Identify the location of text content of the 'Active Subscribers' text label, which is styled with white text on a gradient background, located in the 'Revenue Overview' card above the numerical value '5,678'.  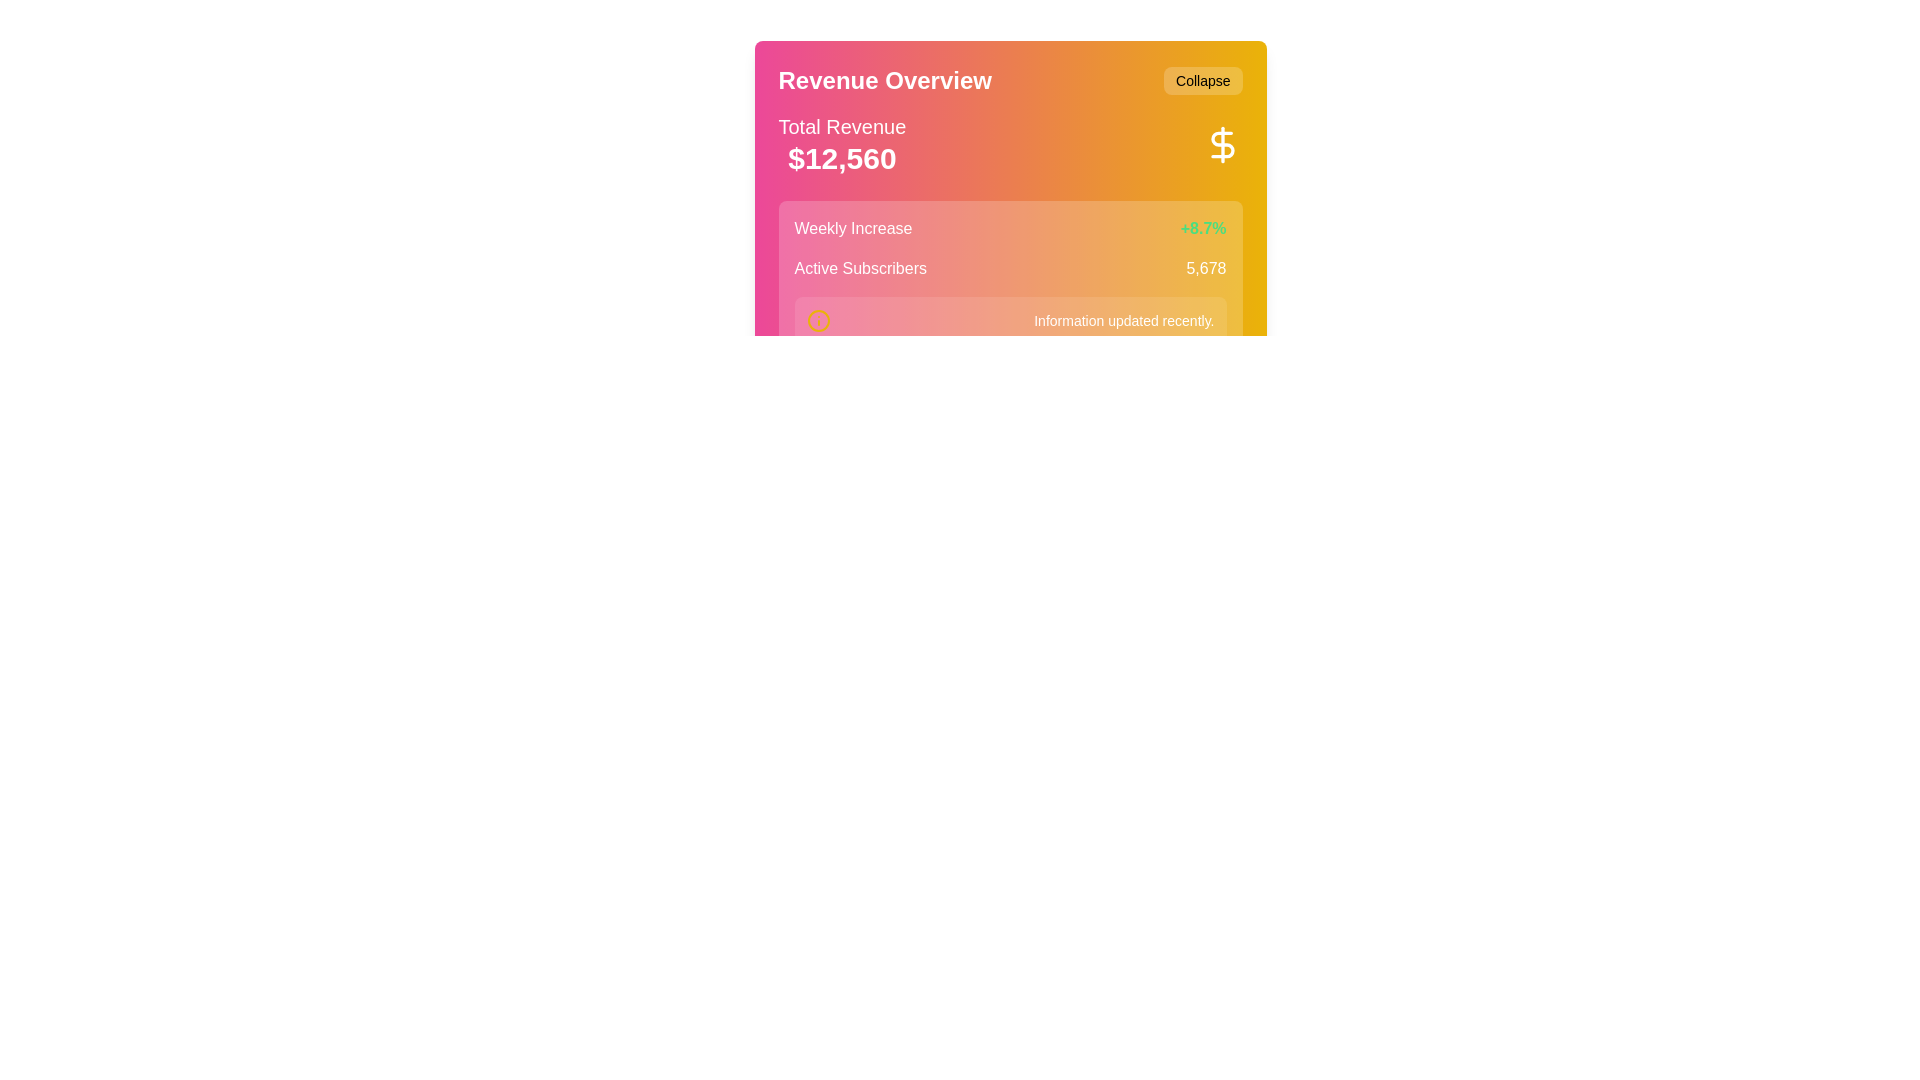
(860, 268).